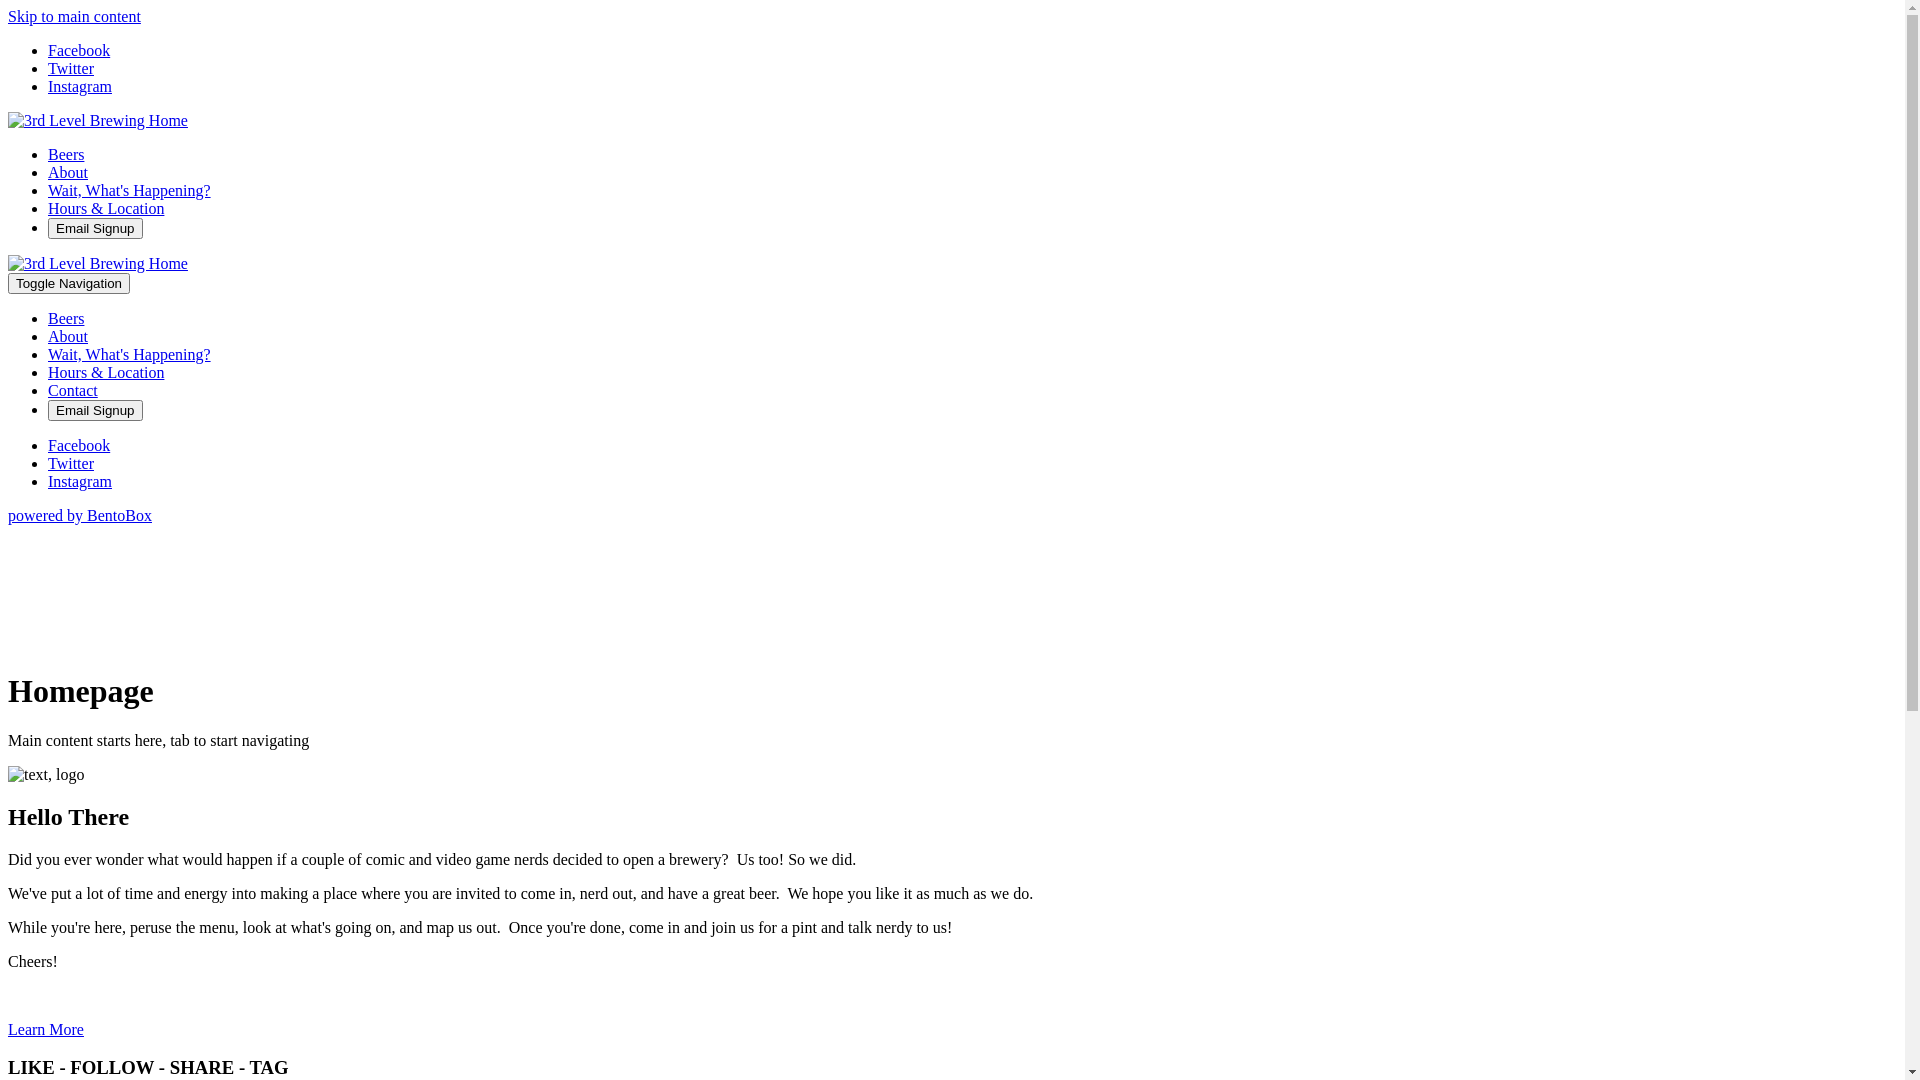  Describe the element at coordinates (71, 67) in the screenshot. I see `'Twitter'` at that location.